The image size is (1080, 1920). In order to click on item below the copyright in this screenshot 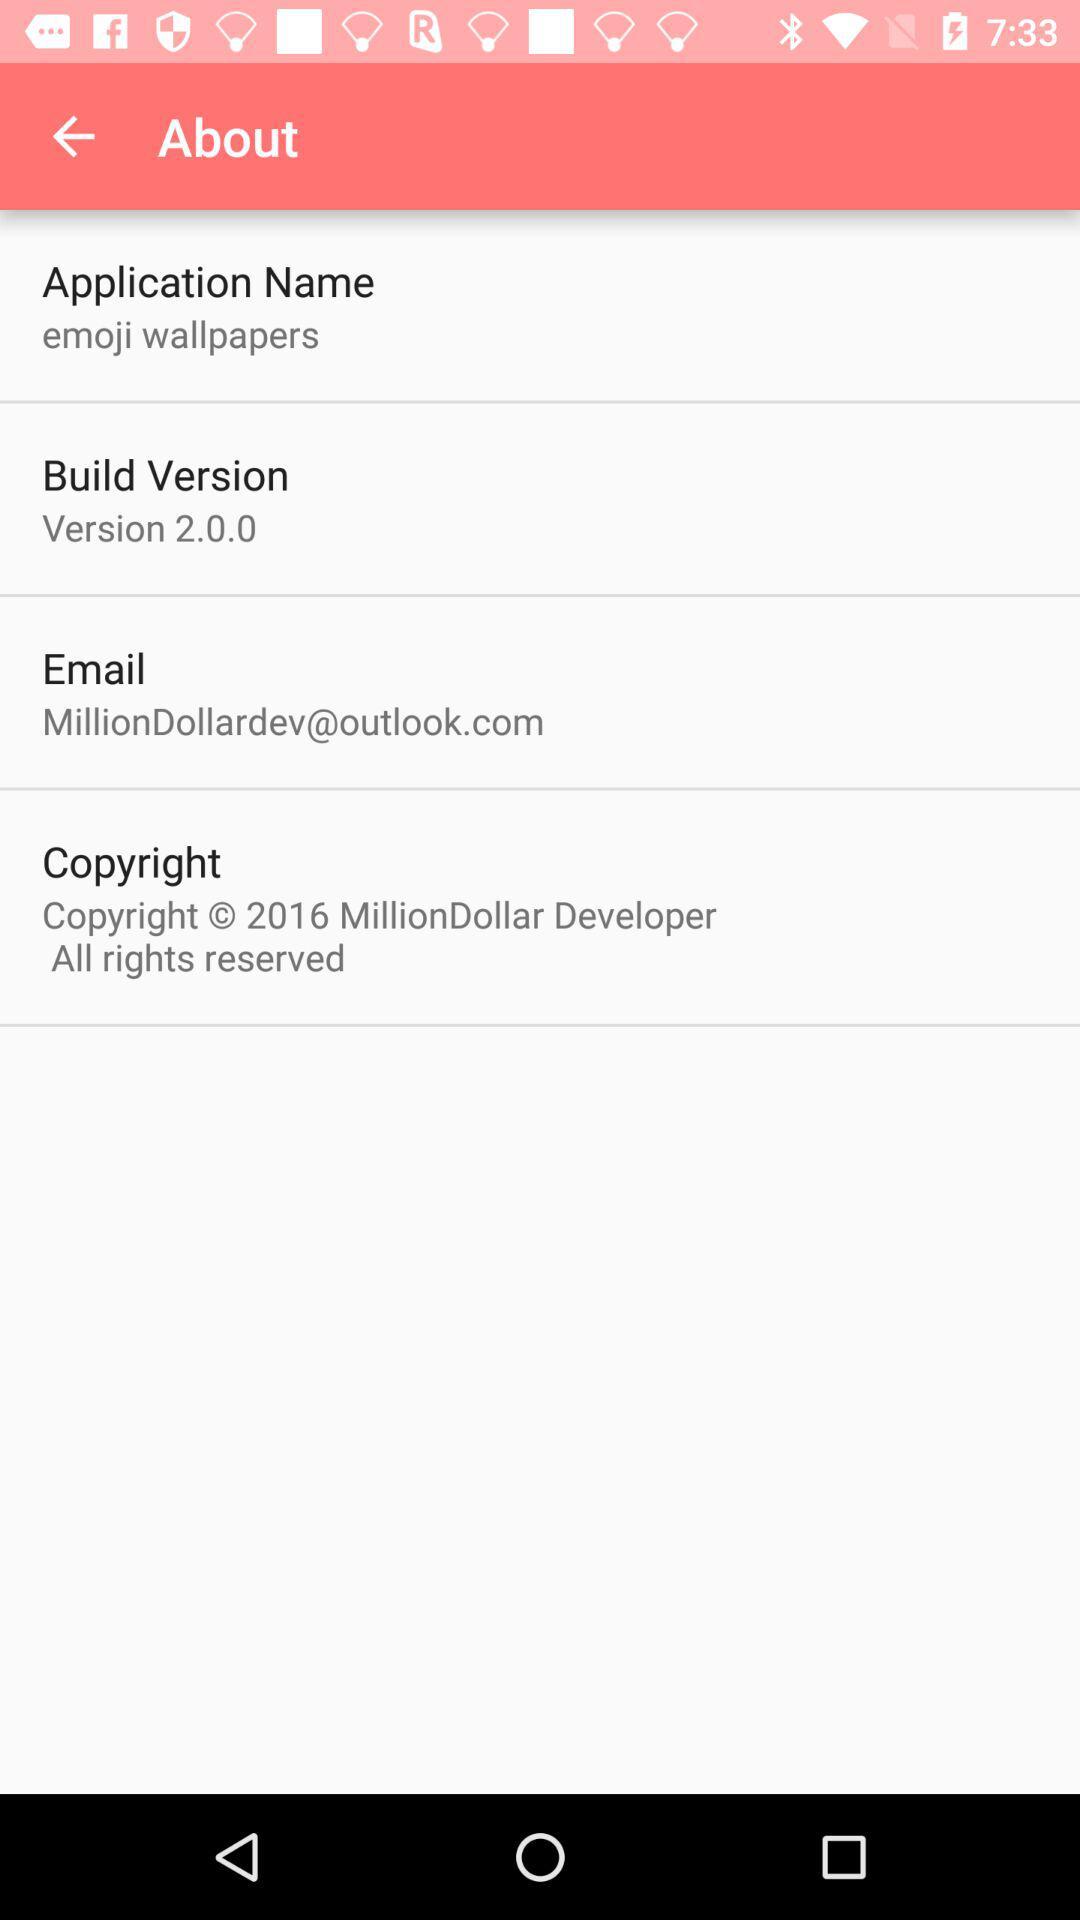, I will do `click(389, 934)`.